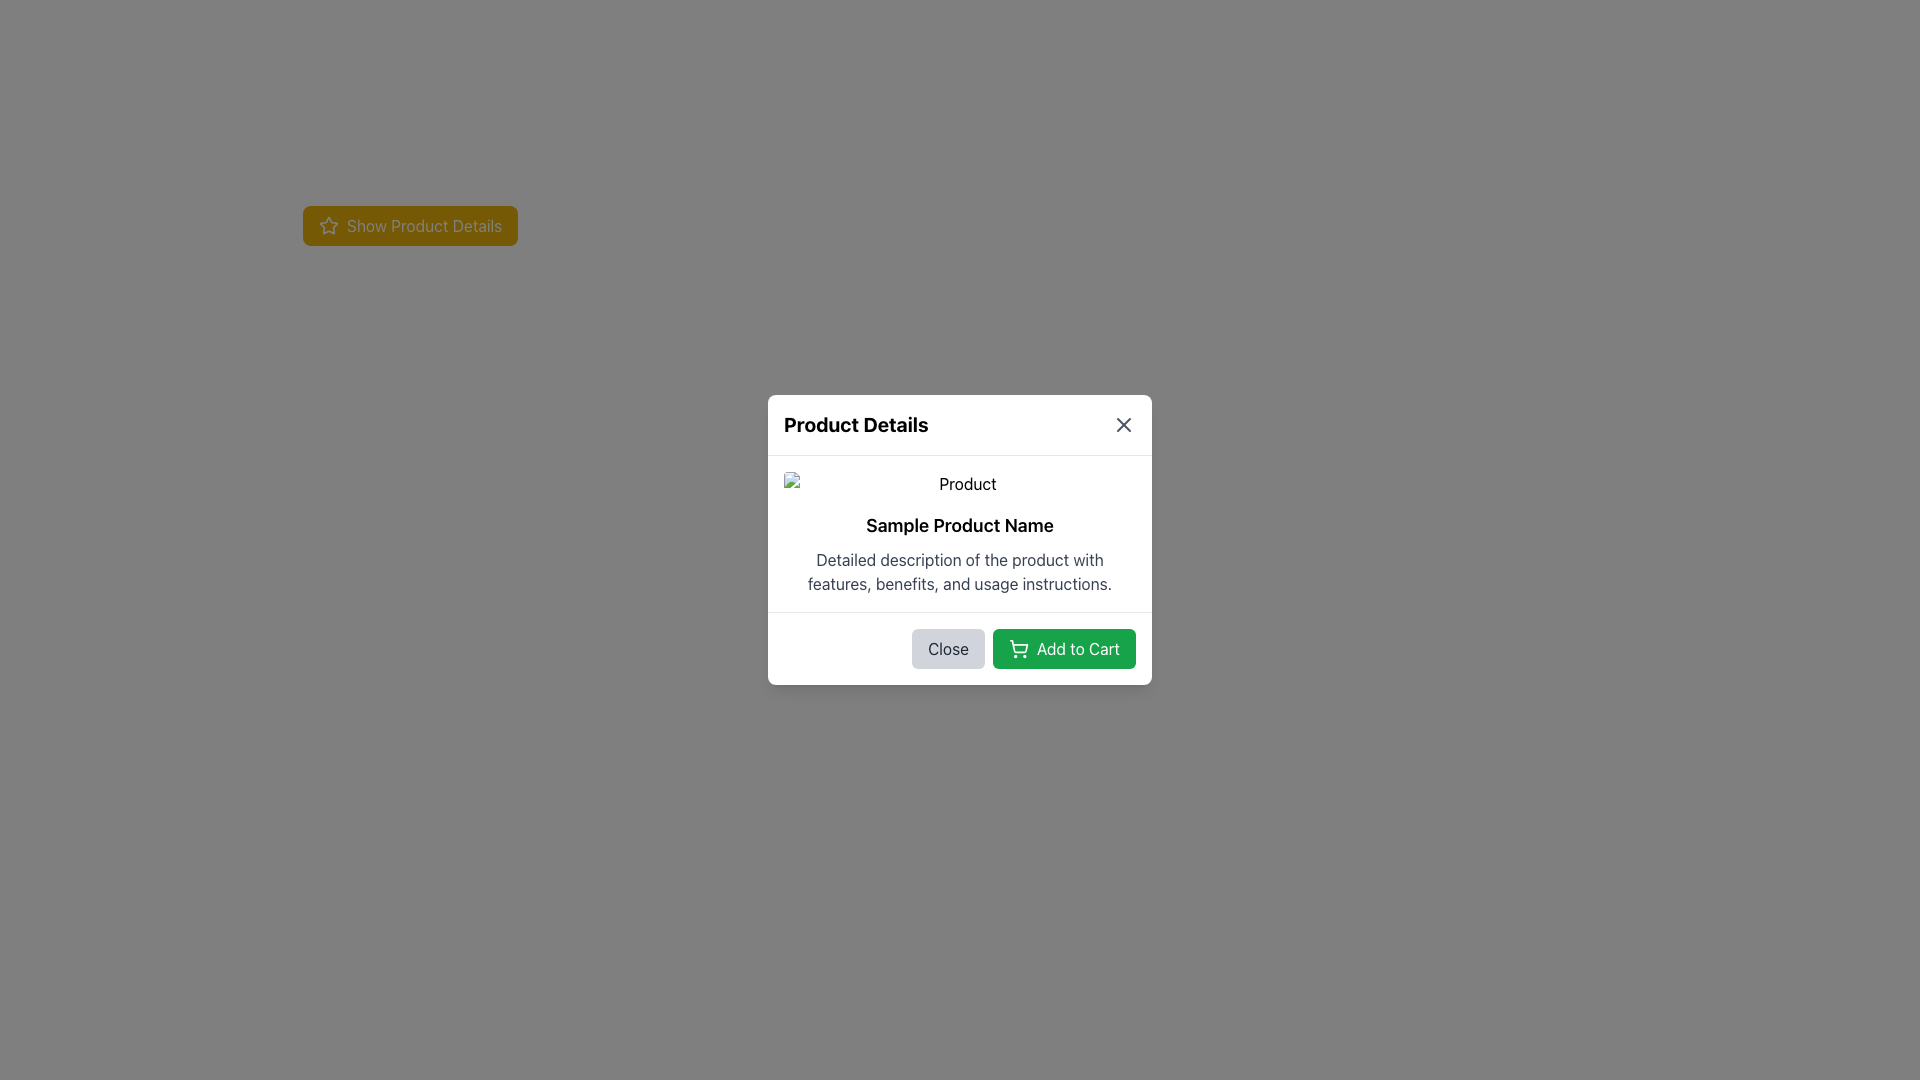 The image size is (1920, 1080). What do you see at coordinates (1063, 648) in the screenshot?
I see `the 'Add to Cart' button with a green background and white text located in the bottom-right corner of the 'Product Details' modal dialog` at bounding box center [1063, 648].